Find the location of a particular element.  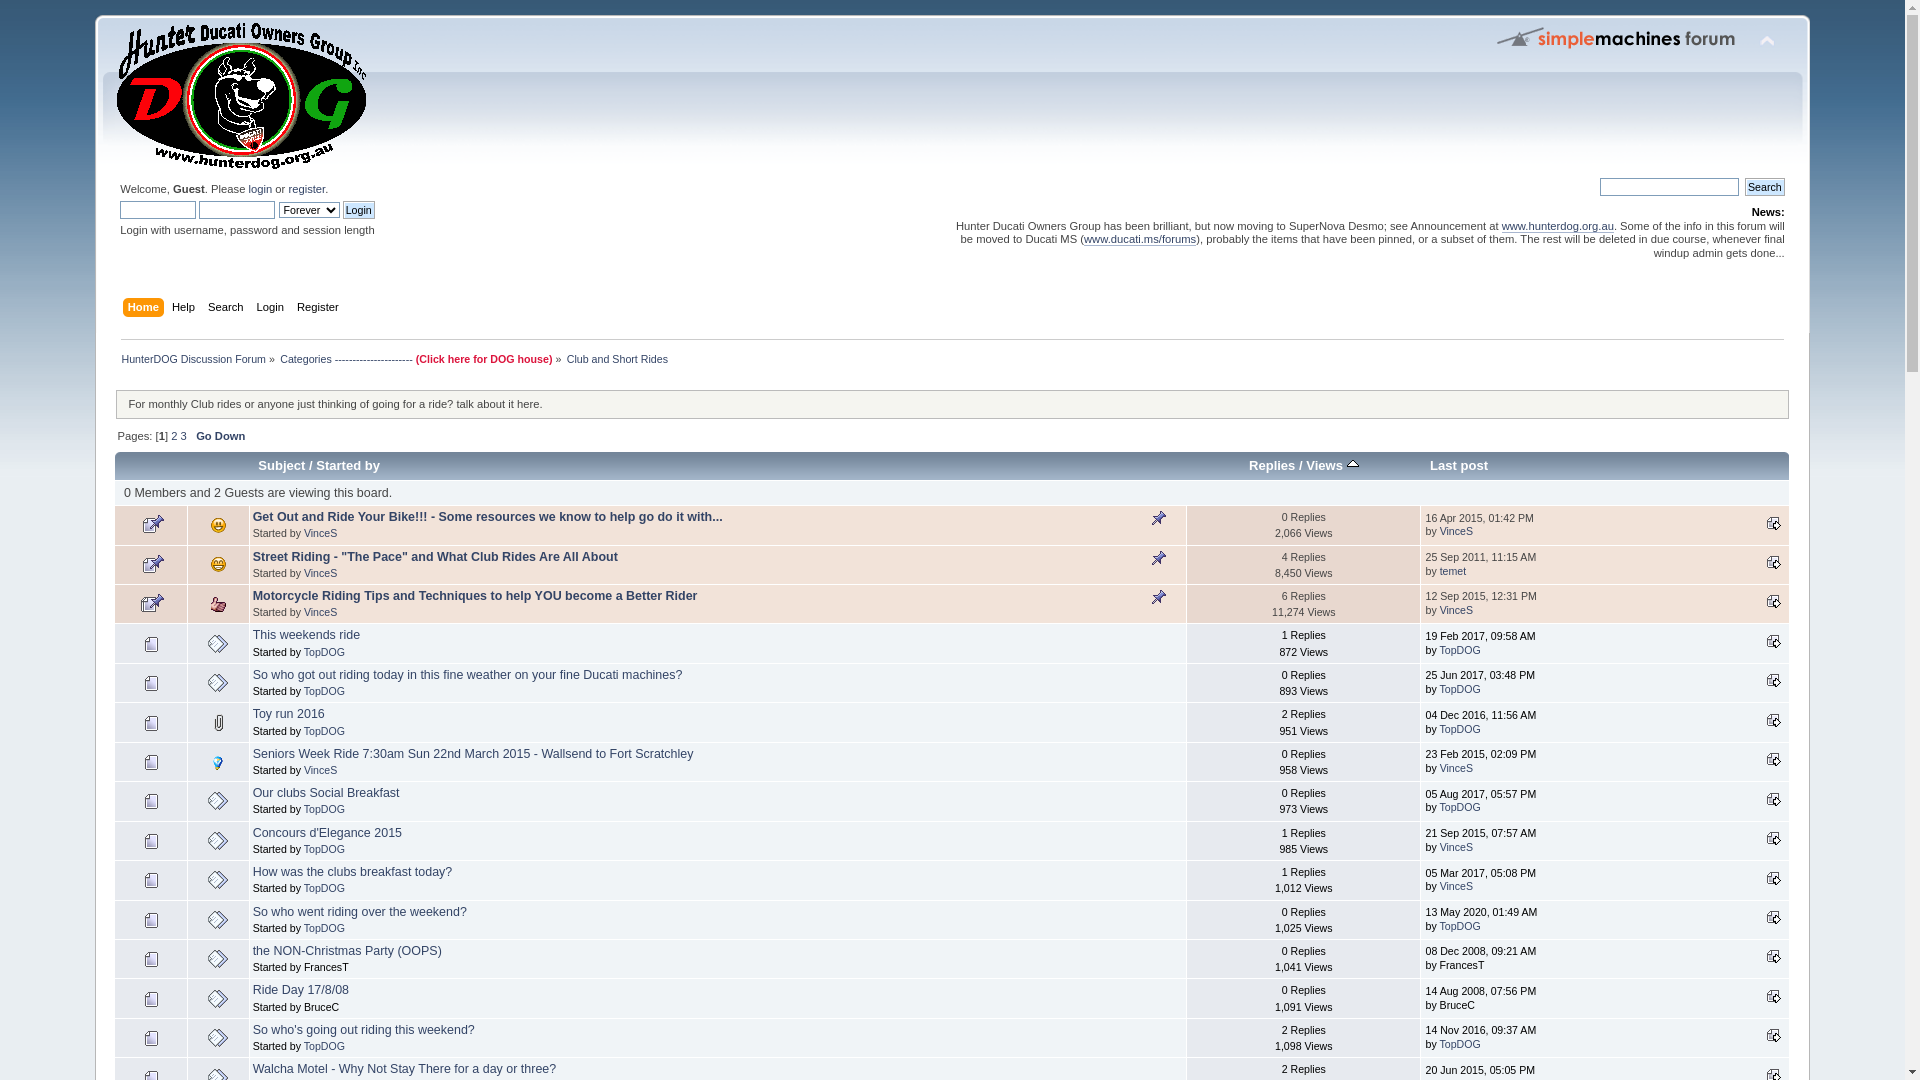

'the NON-Christmas Party (OOPS)' is located at coordinates (347, 950).